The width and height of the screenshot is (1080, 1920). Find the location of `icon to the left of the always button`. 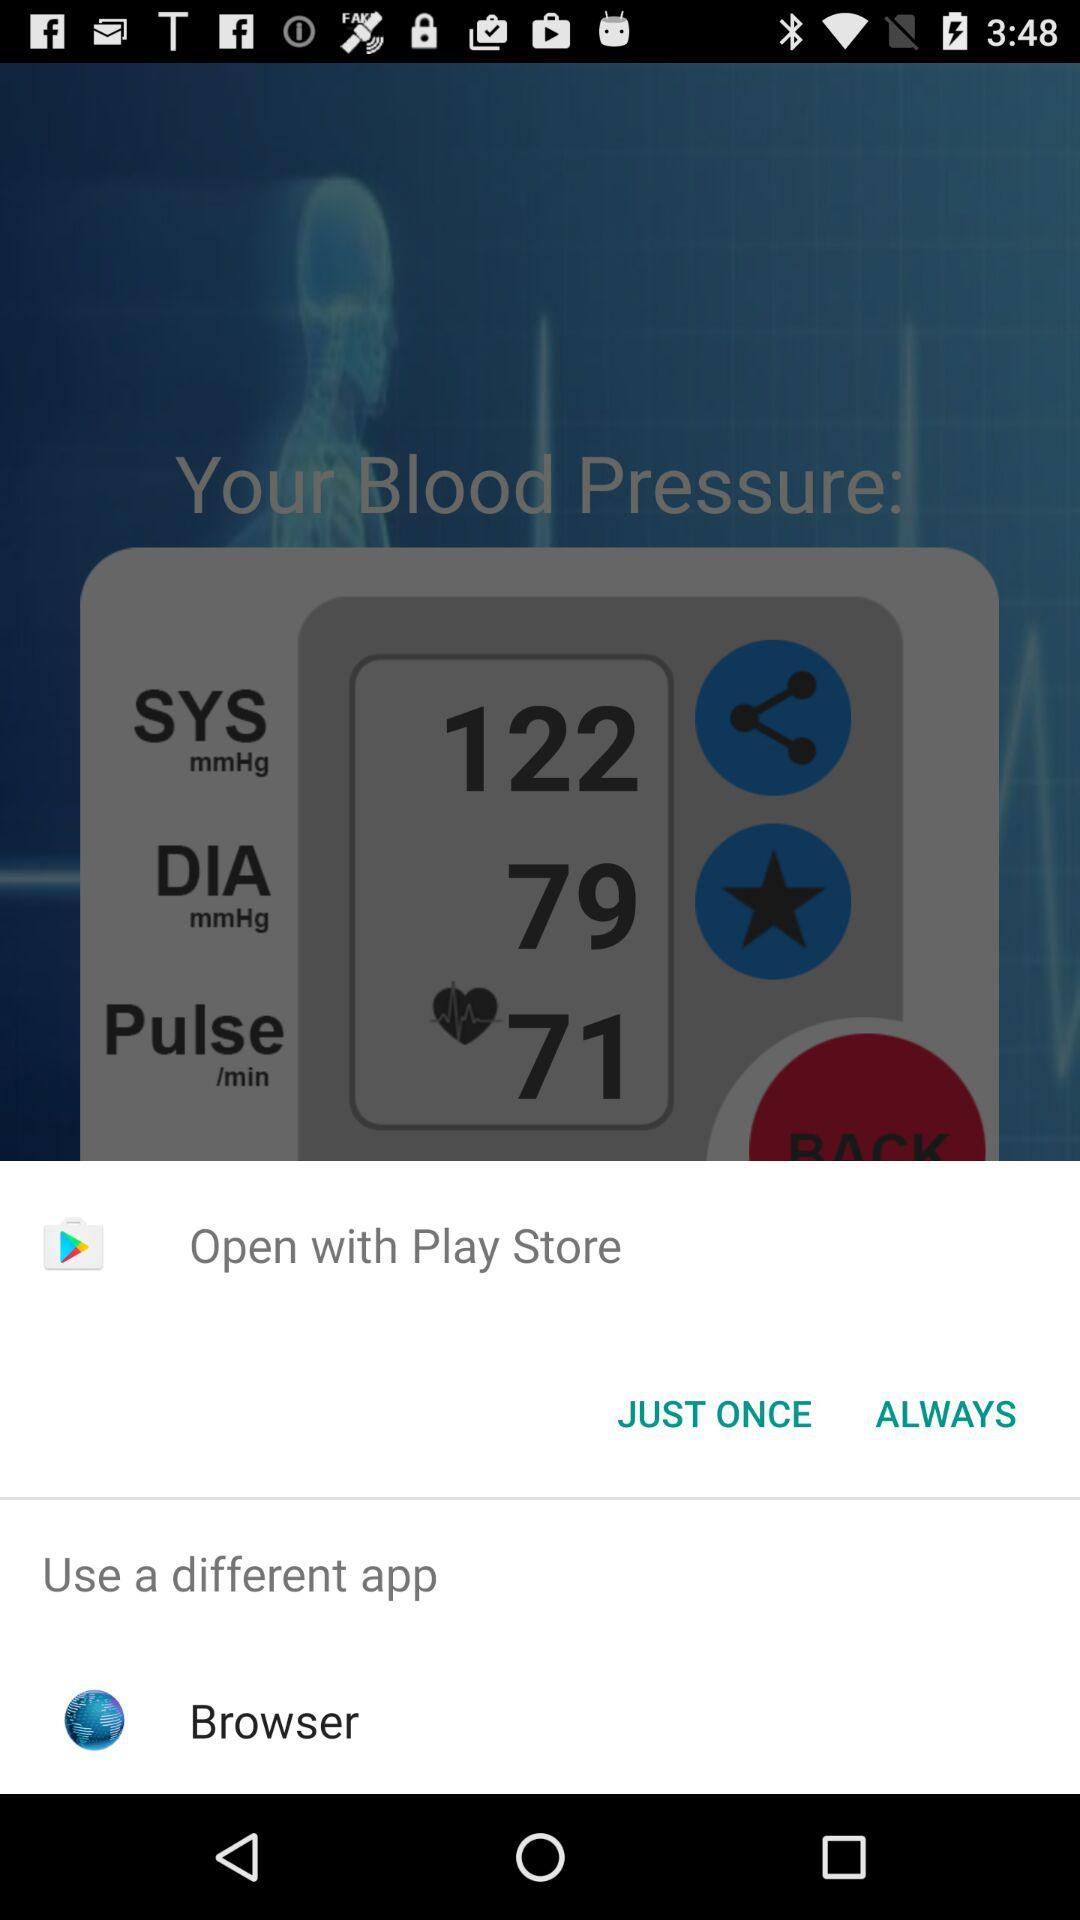

icon to the left of the always button is located at coordinates (713, 1411).